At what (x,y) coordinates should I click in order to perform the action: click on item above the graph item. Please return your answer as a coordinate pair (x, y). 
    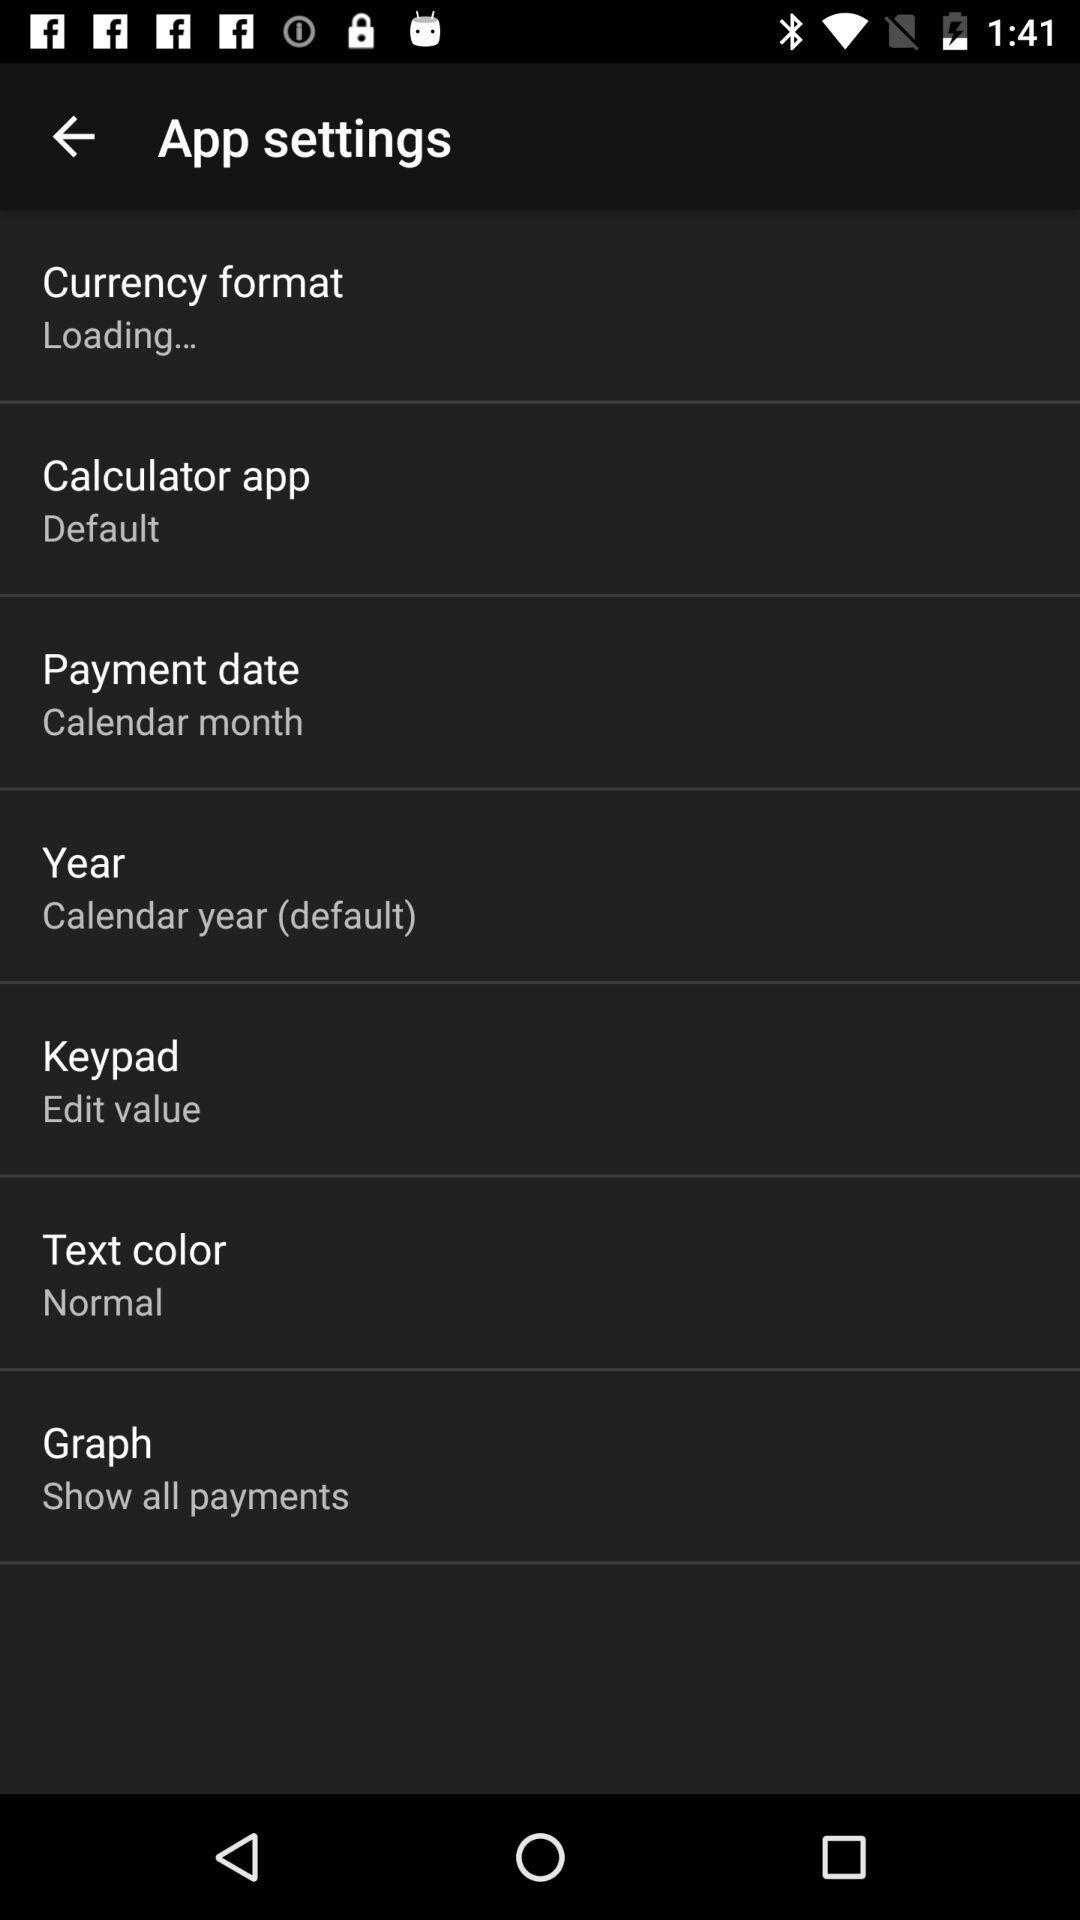
    Looking at the image, I should click on (102, 1301).